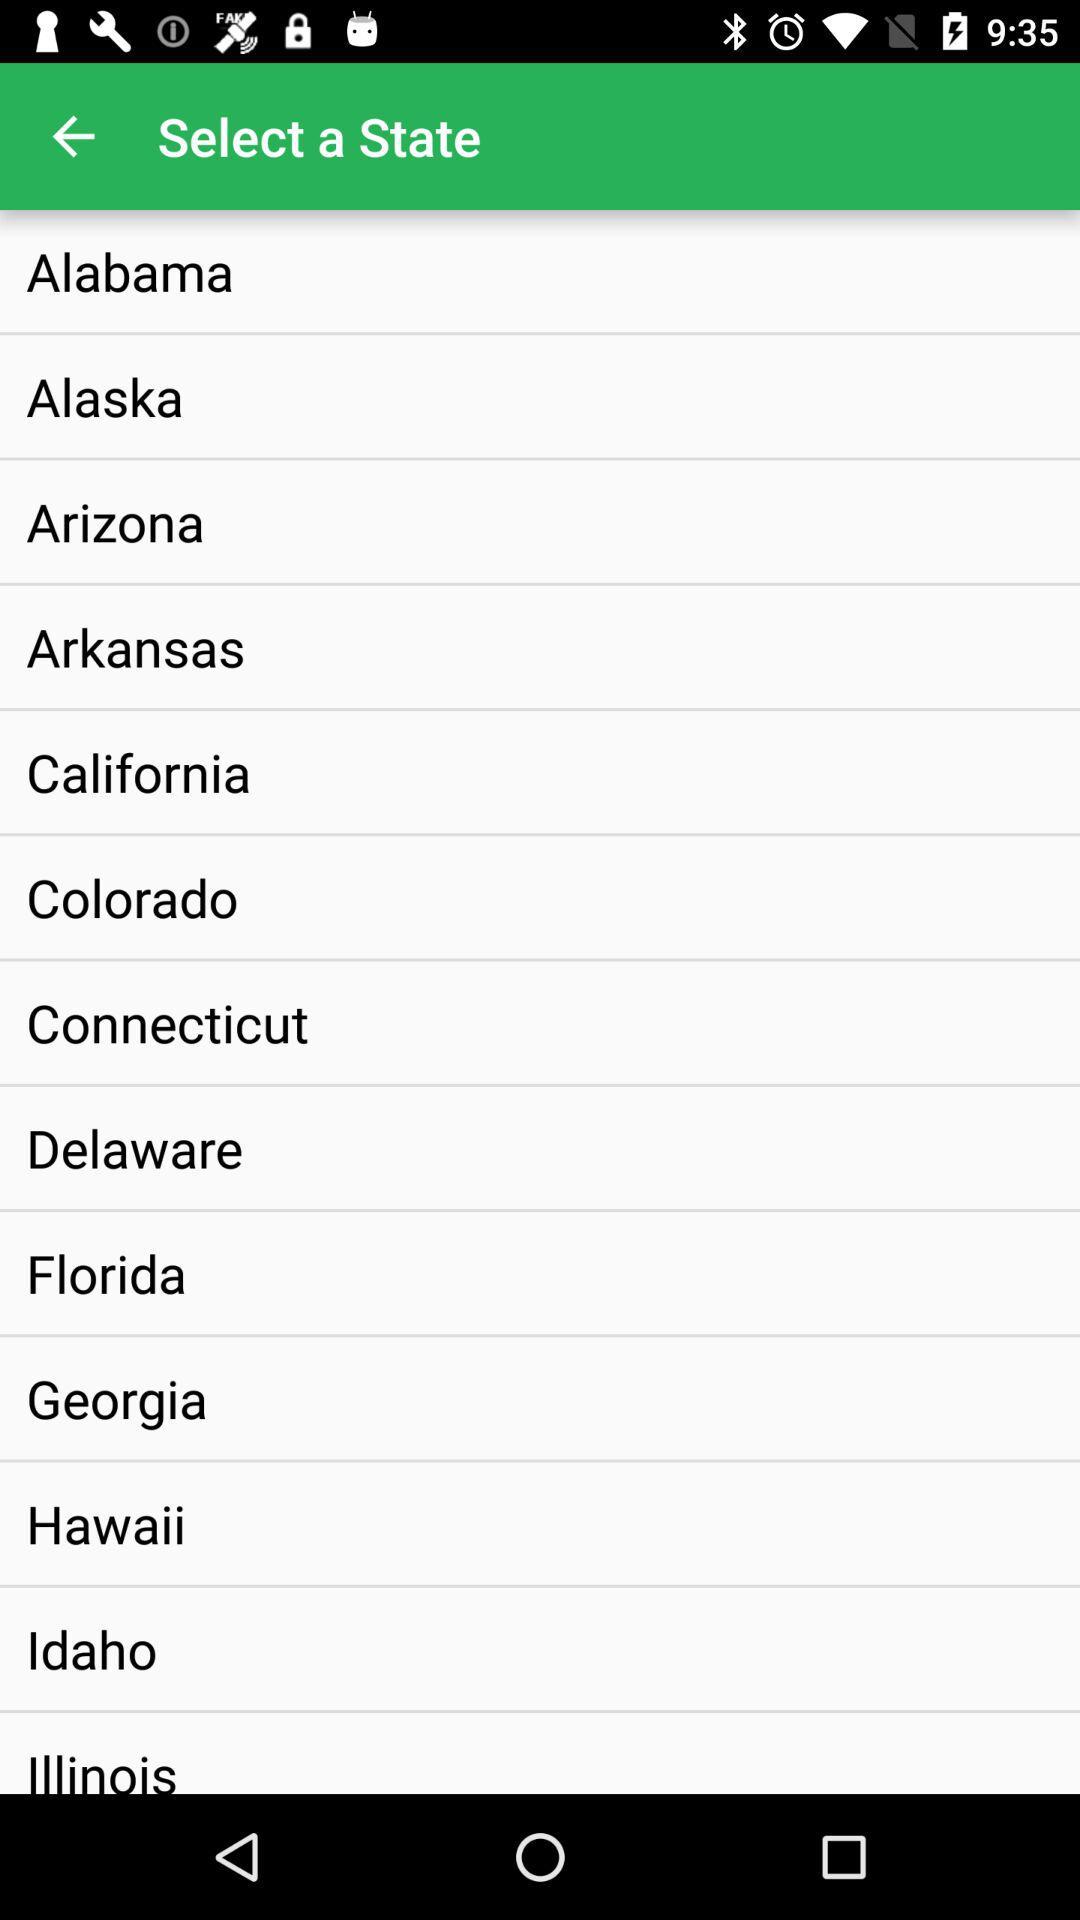  What do you see at coordinates (116, 1397) in the screenshot?
I see `the georgia item` at bounding box center [116, 1397].